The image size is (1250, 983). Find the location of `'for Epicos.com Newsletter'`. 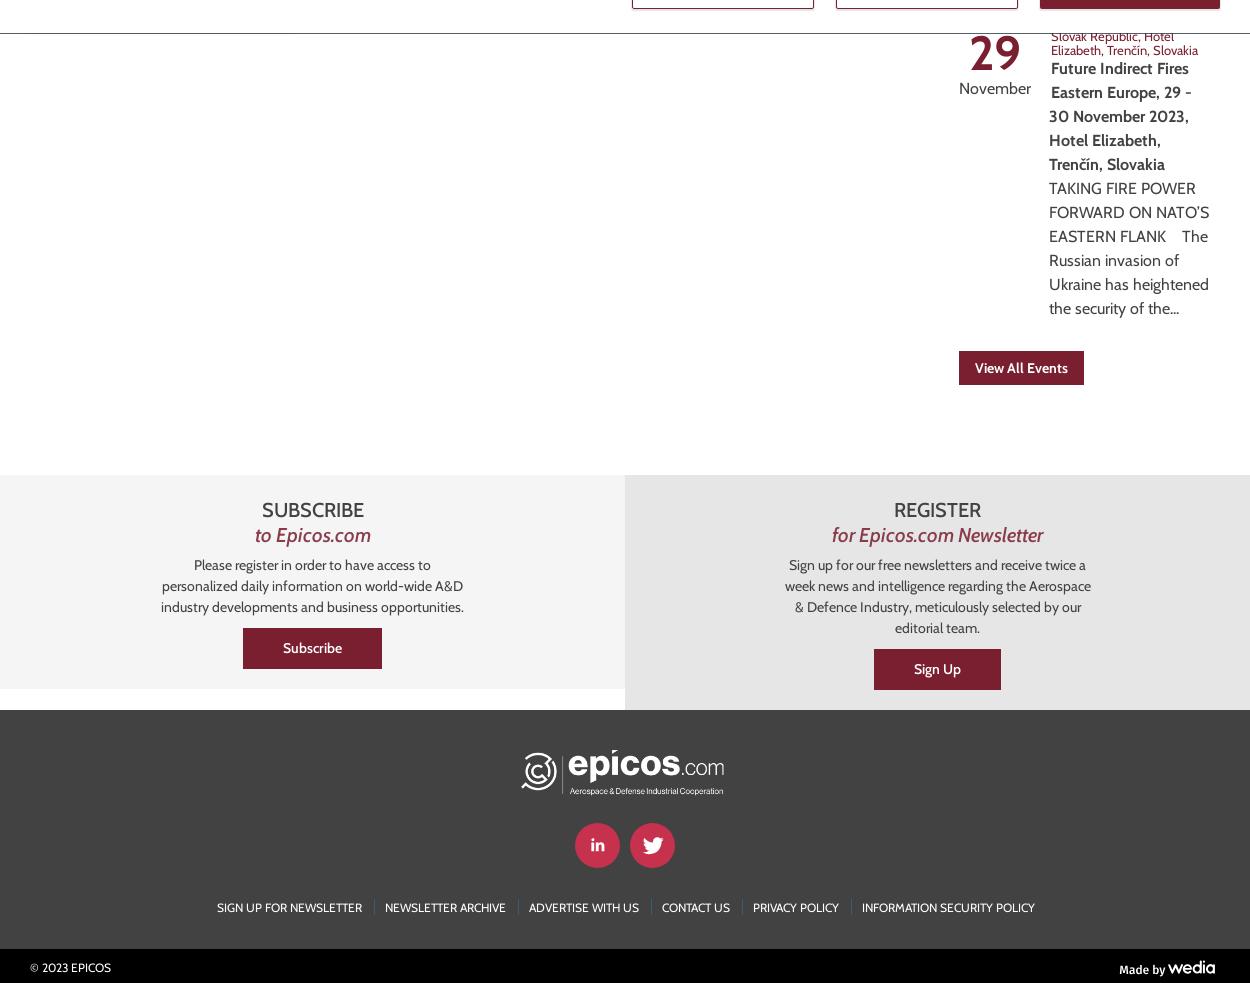

'for Epicos.com Newsletter' is located at coordinates (937, 535).